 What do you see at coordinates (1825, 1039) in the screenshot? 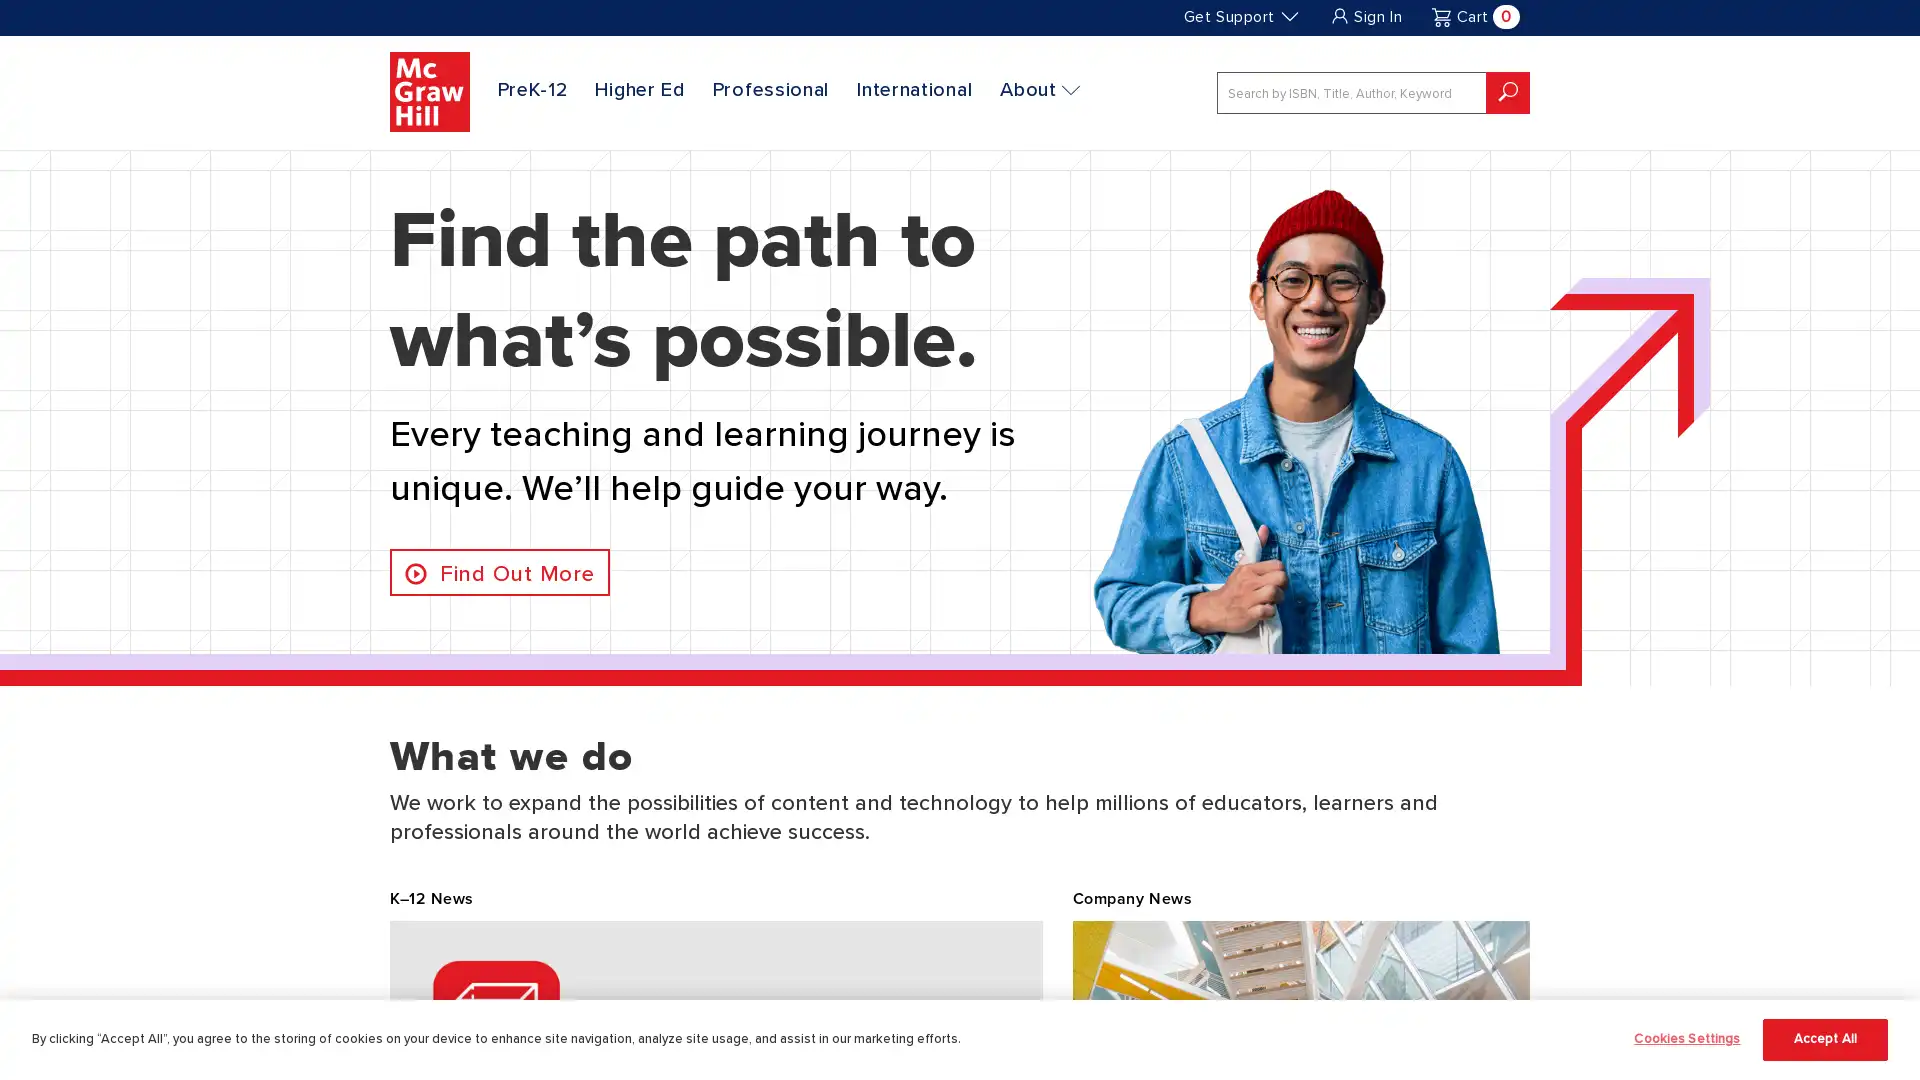
I see `Accept All` at bounding box center [1825, 1039].